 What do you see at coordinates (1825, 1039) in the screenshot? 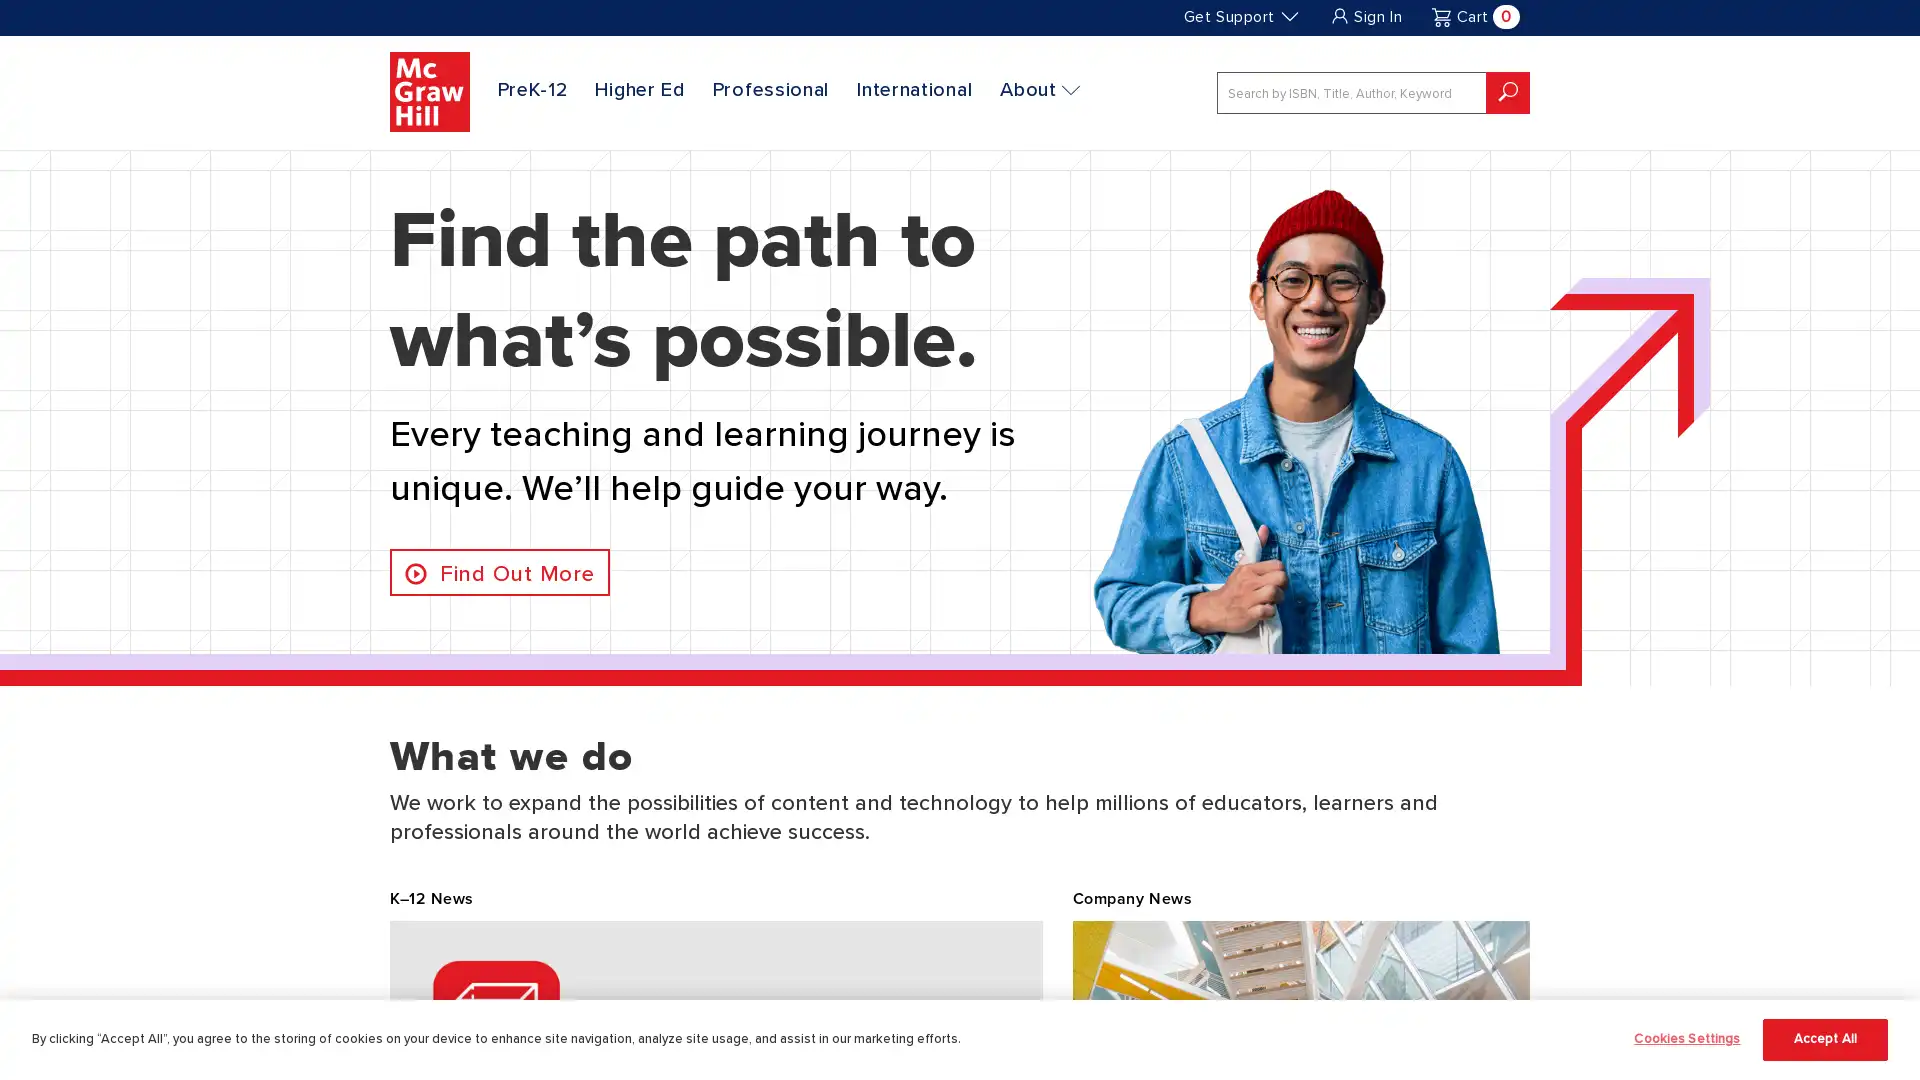
I see `Accept All` at bounding box center [1825, 1039].